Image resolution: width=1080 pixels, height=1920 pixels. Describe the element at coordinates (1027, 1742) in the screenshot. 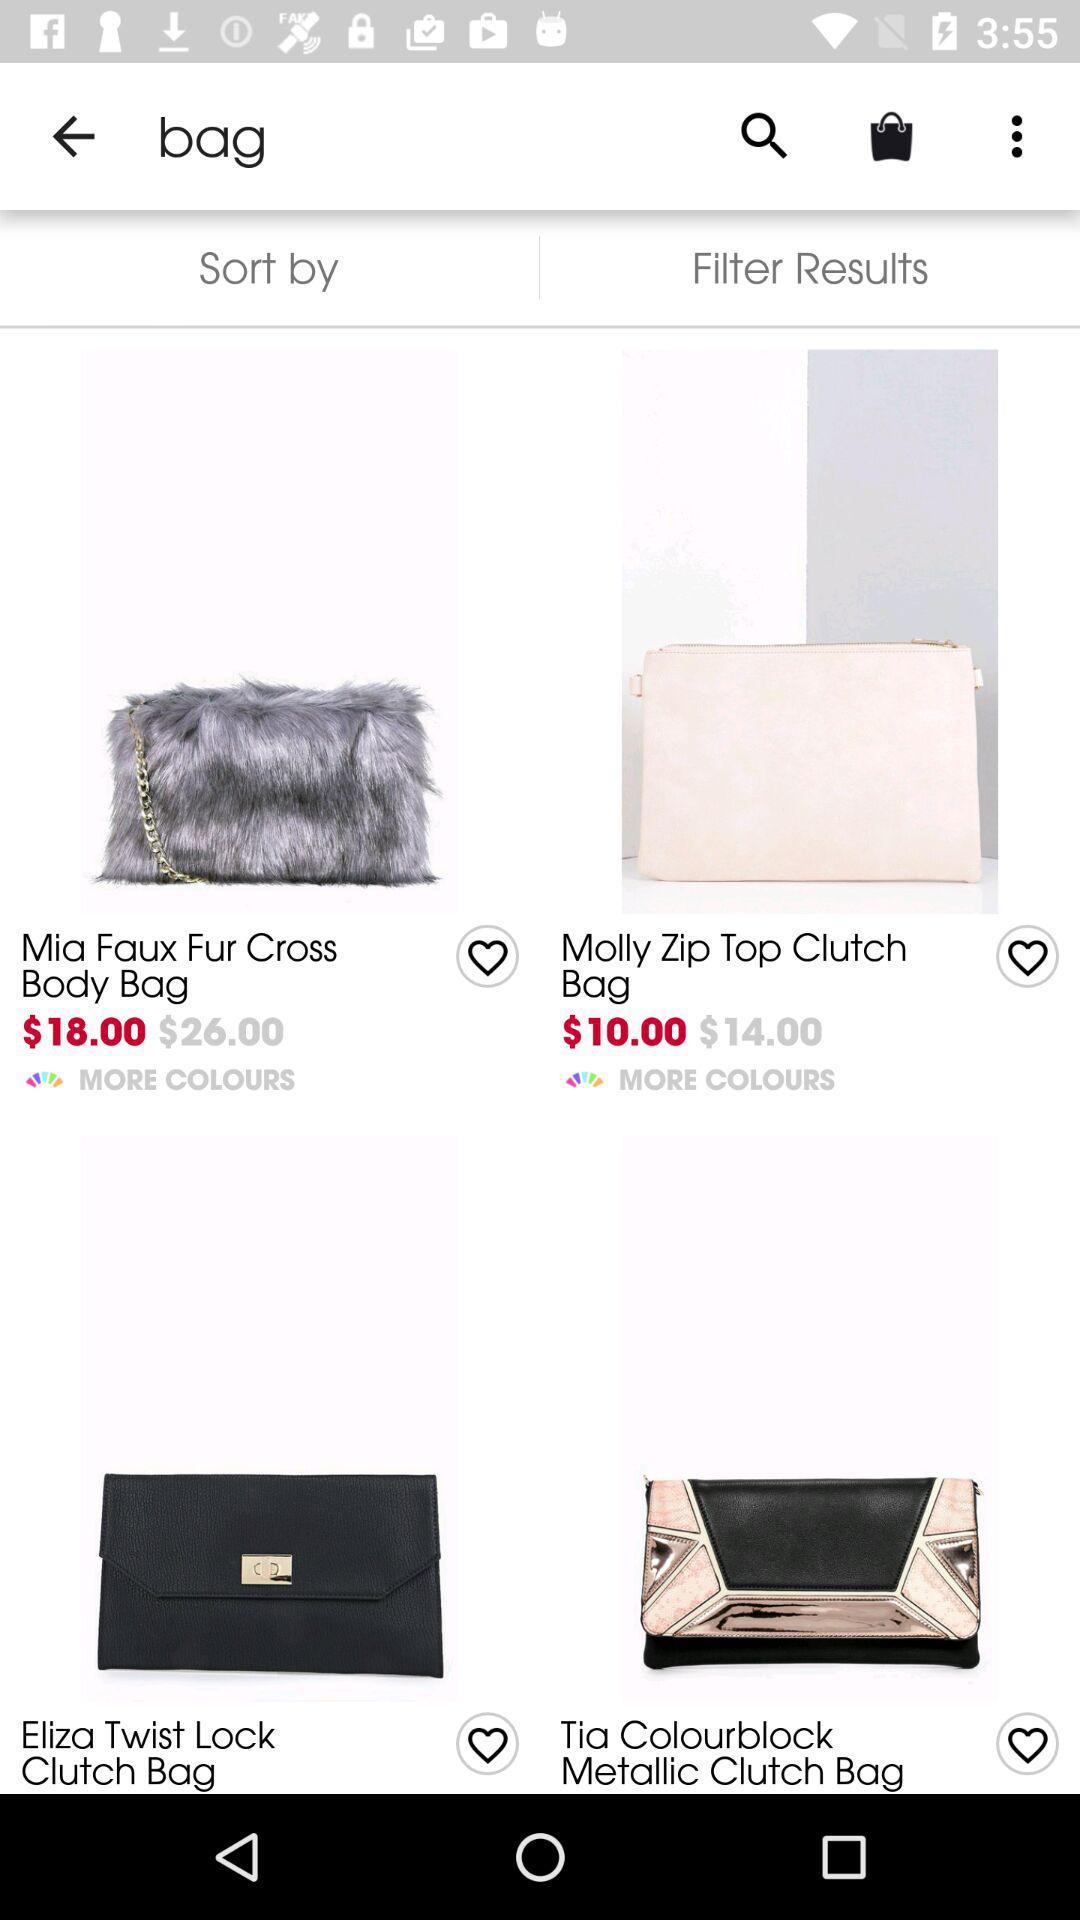

I see `give like` at that location.